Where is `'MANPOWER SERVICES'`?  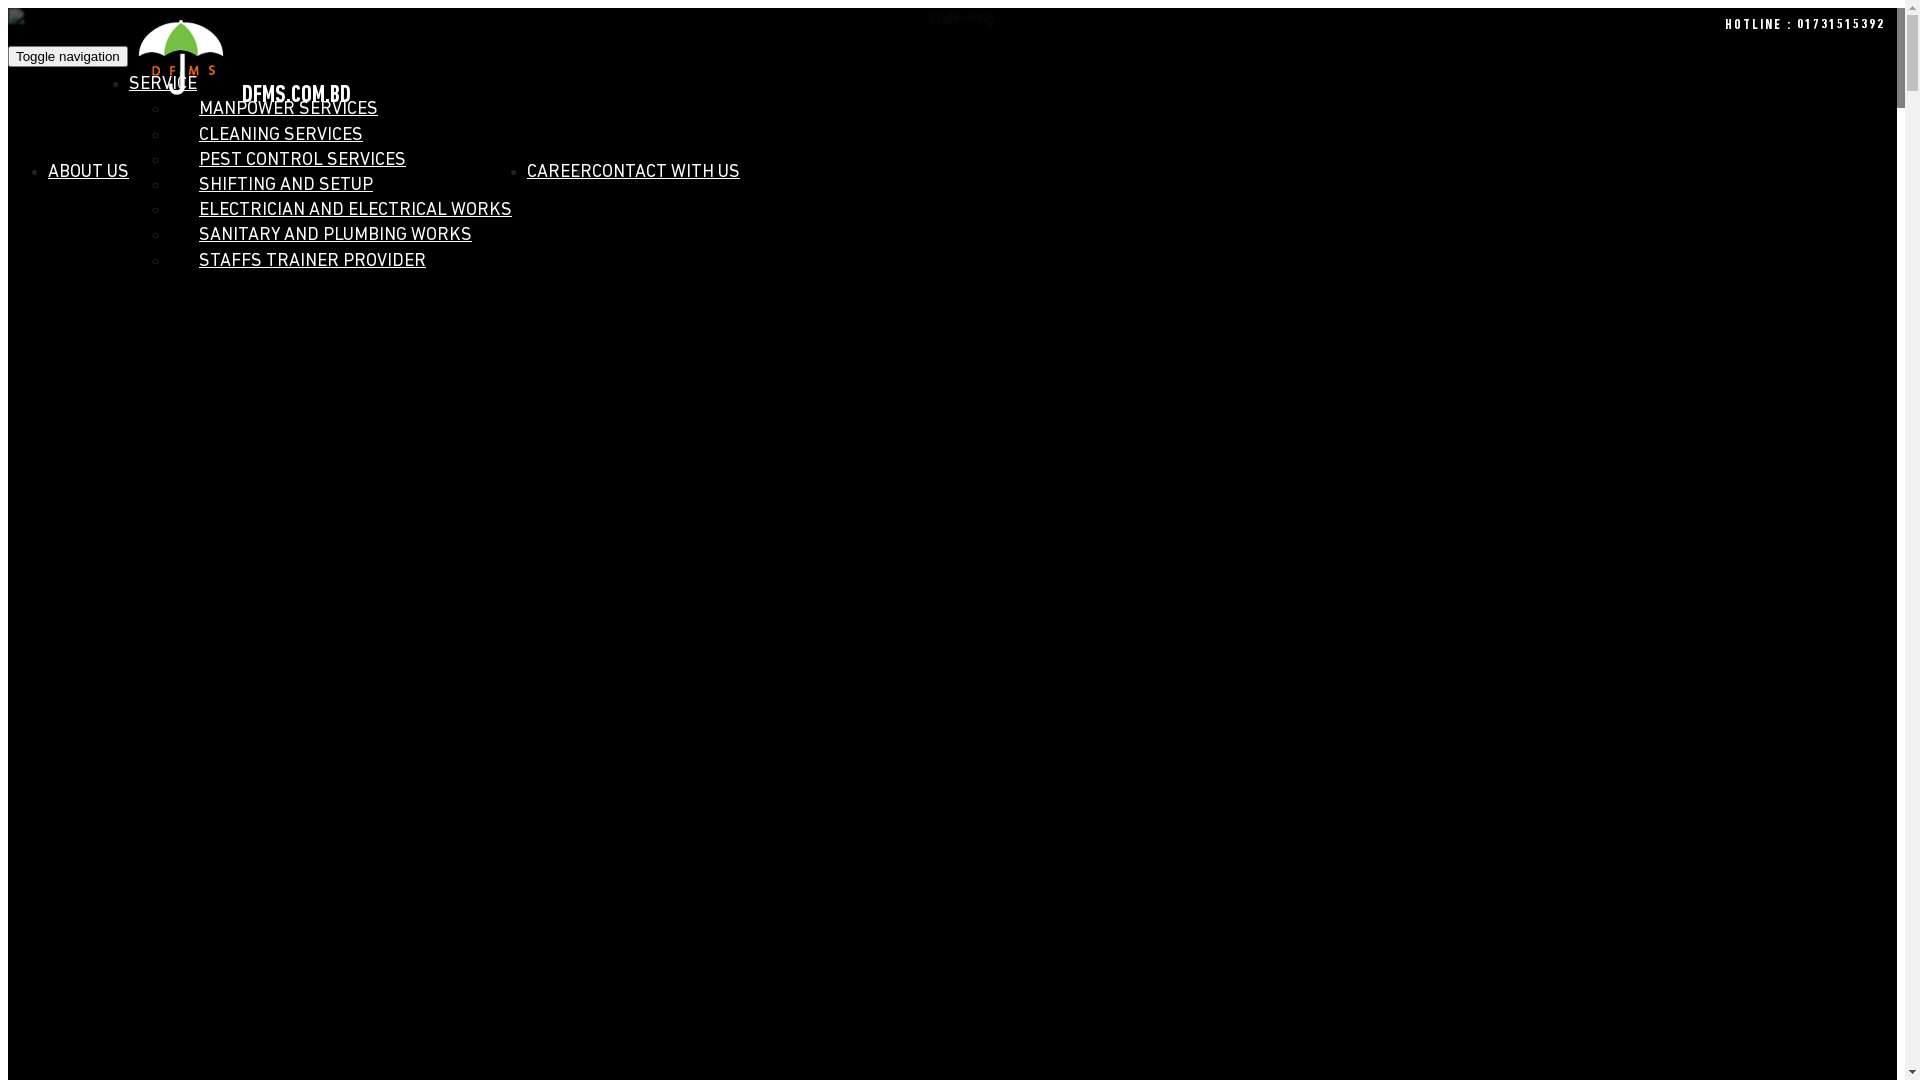 'MANPOWER SERVICES' is located at coordinates (168, 109).